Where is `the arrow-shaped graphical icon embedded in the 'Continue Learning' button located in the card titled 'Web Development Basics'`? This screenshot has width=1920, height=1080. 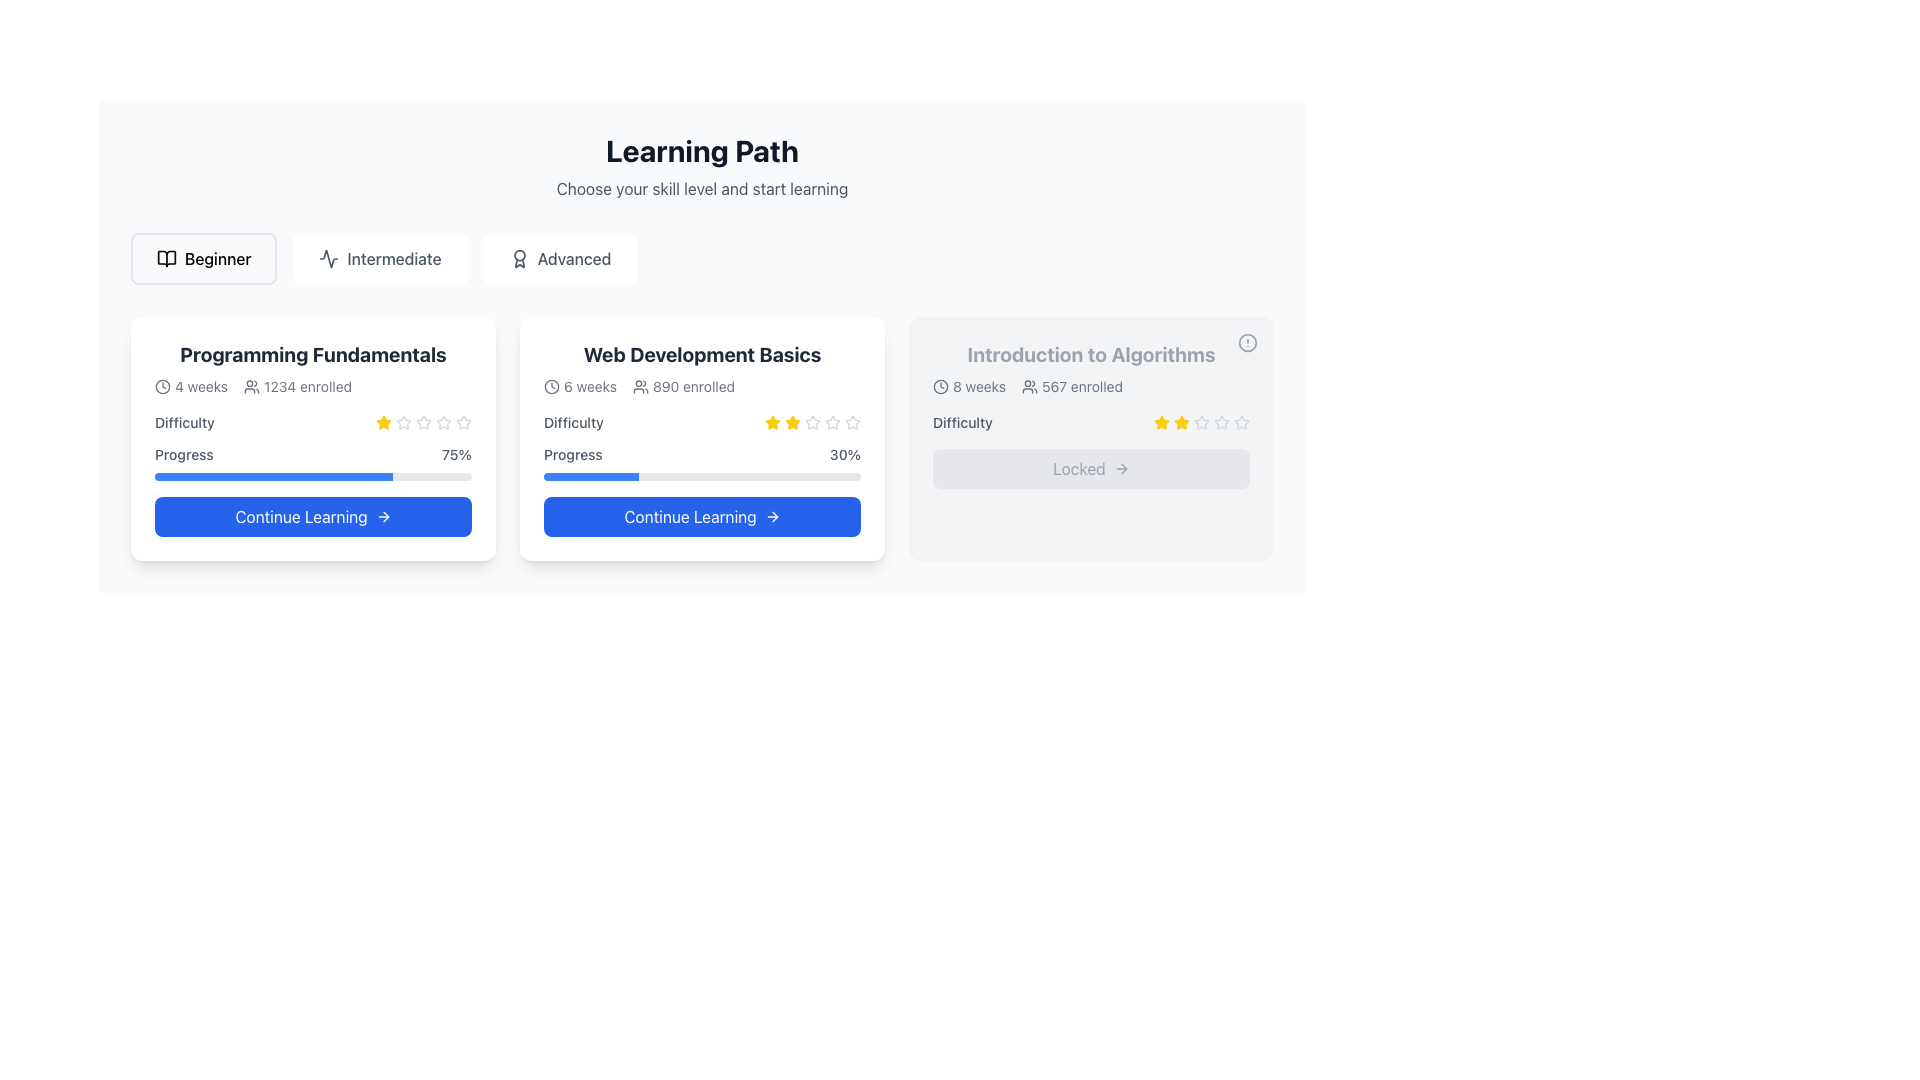
the arrow-shaped graphical icon embedded in the 'Continue Learning' button located in the card titled 'Web Development Basics' is located at coordinates (773, 515).